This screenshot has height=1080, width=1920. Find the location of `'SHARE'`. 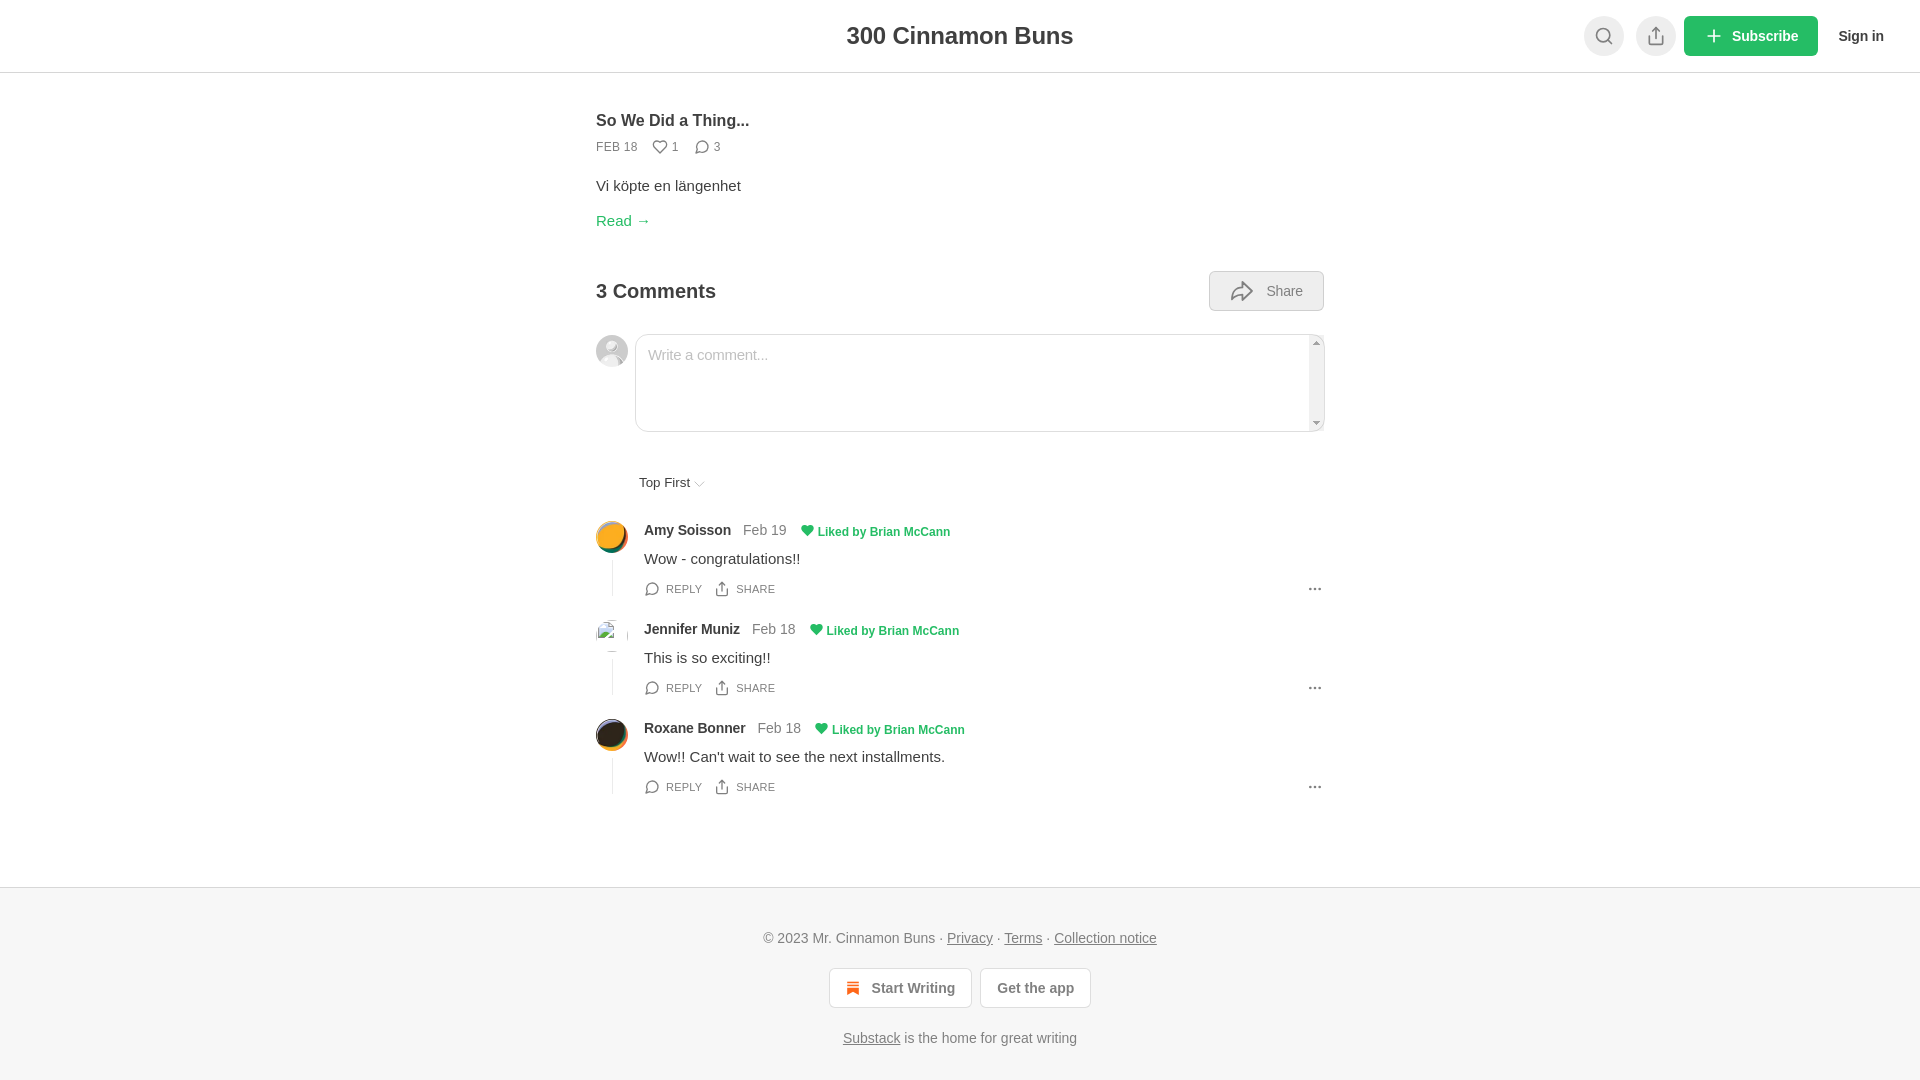

'SHARE' is located at coordinates (743, 686).